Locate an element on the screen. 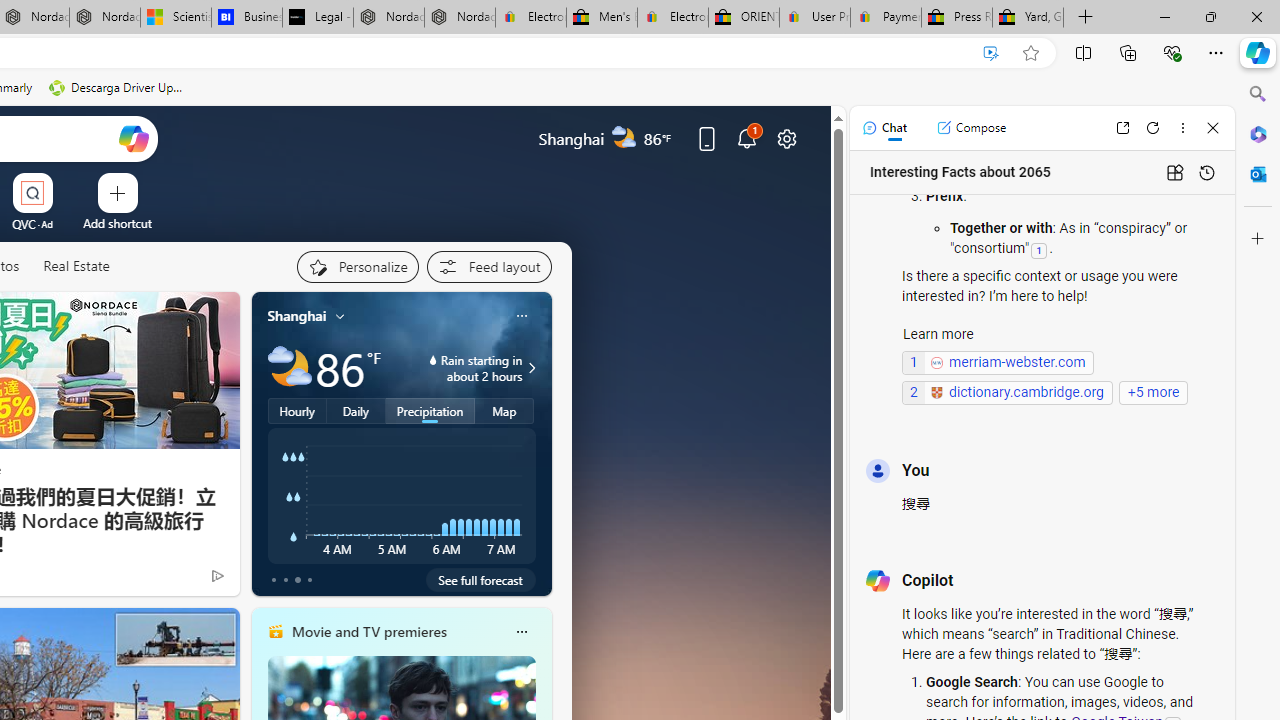 This screenshot has height=720, width=1280. 'Precipitation' is located at coordinates (429, 410).